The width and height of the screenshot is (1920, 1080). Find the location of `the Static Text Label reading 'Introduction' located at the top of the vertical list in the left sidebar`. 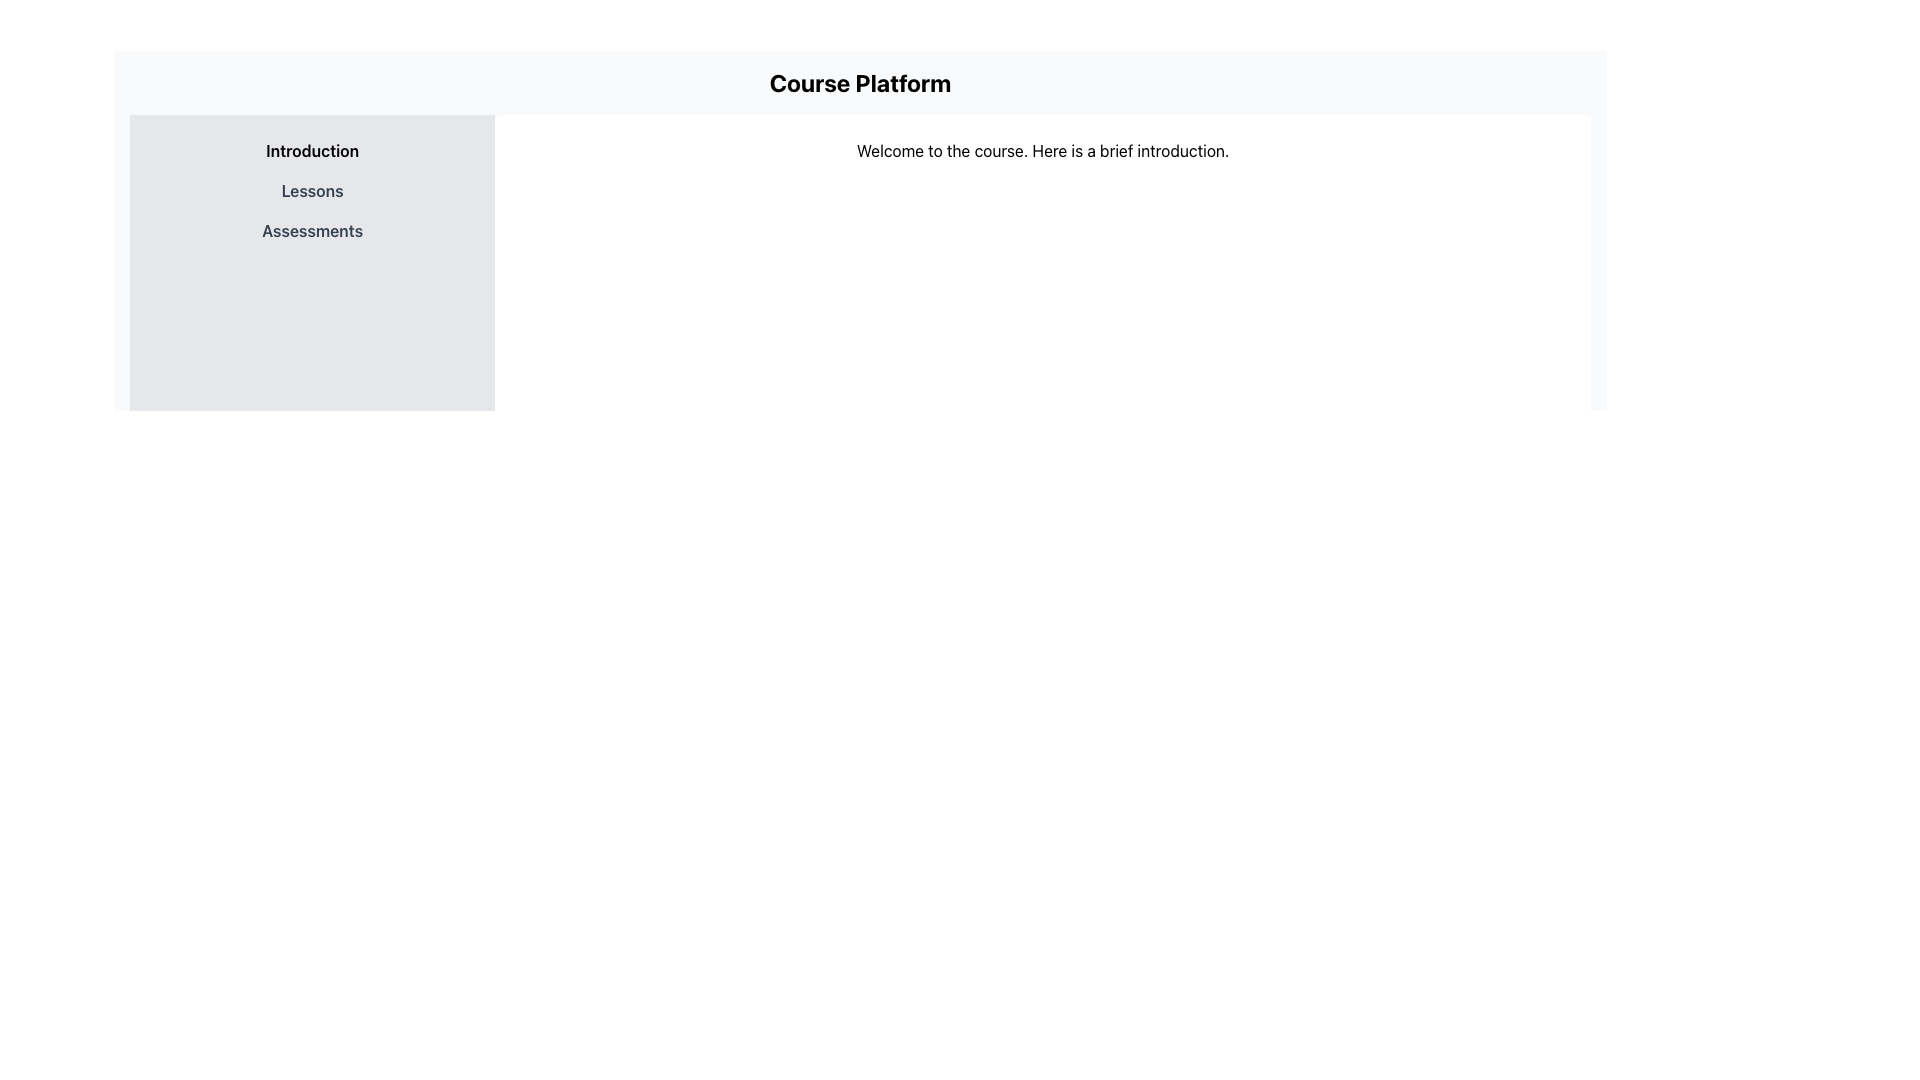

the Static Text Label reading 'Introduction' located at the top of the vertical list in the left sidebar is located at coordinates (311, 149).